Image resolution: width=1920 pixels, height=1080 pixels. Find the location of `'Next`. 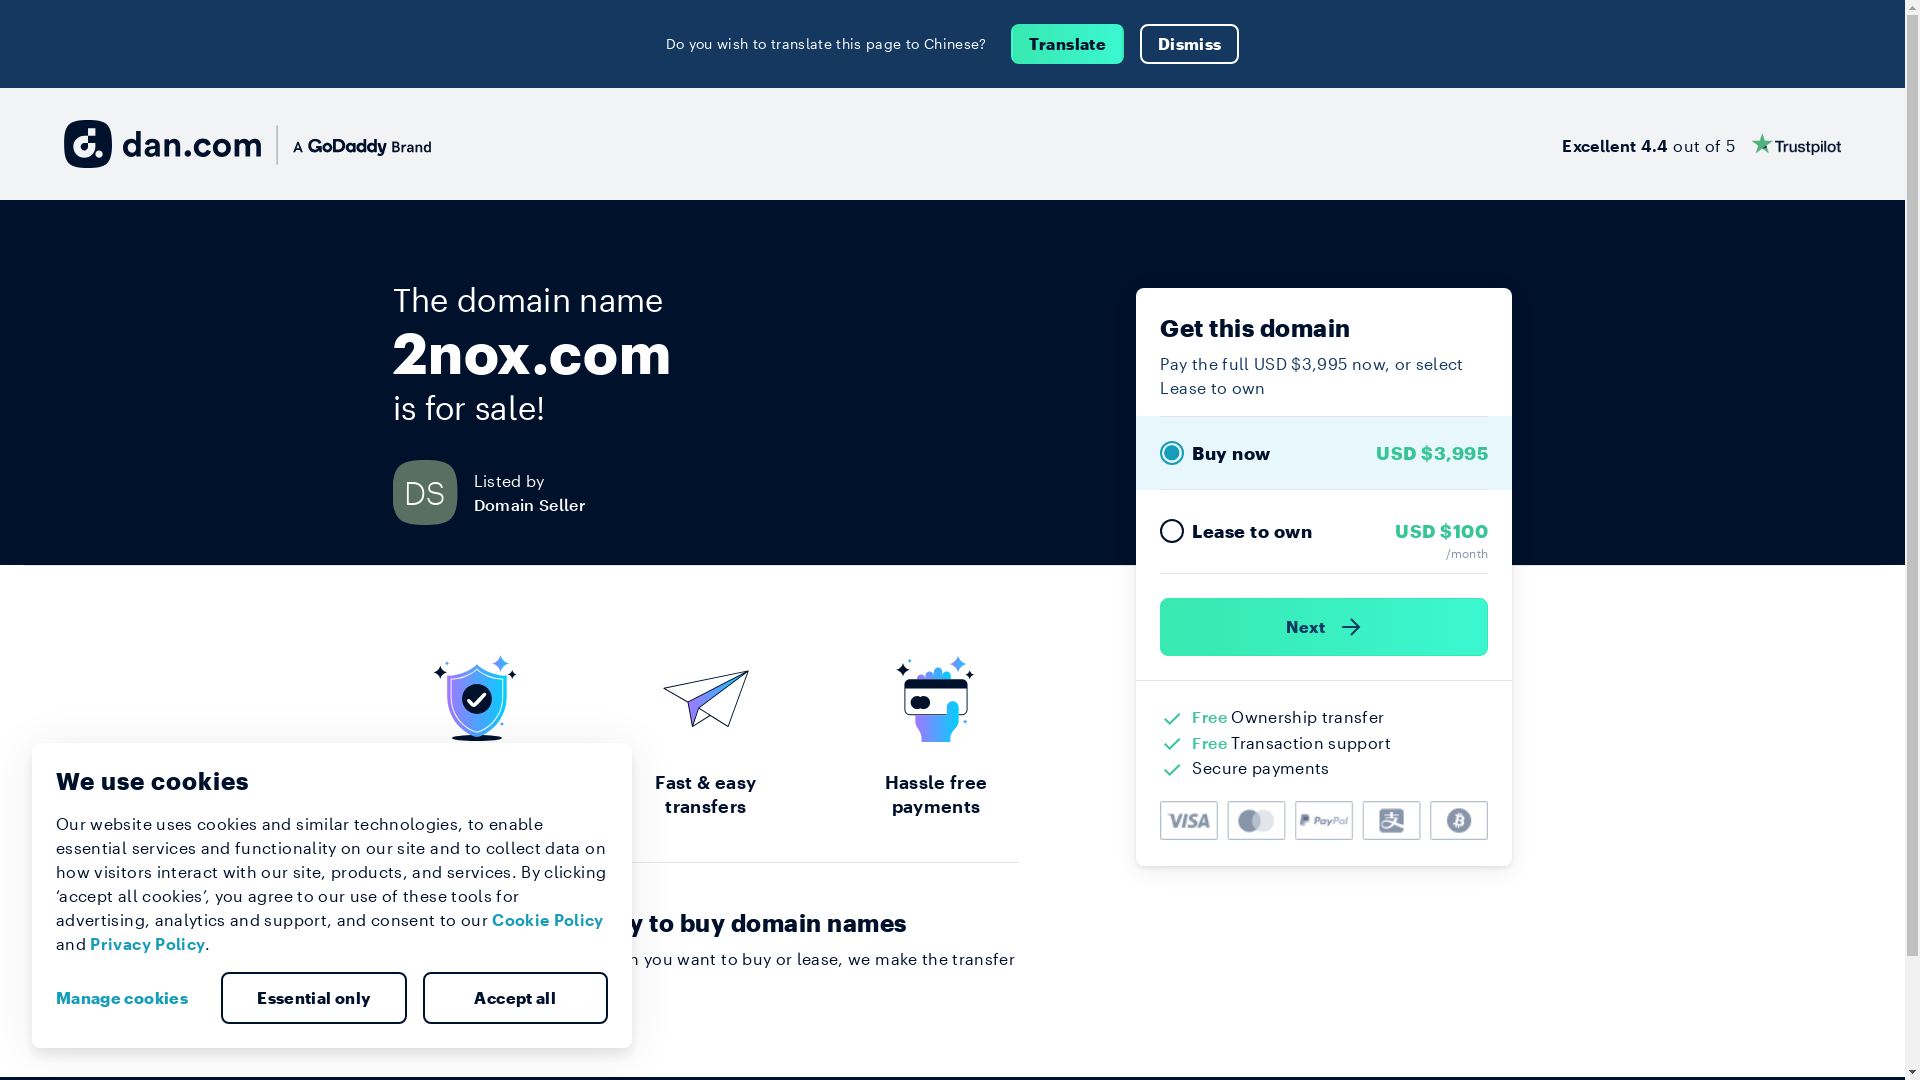

'Next is located at coordinates (1324, 626).